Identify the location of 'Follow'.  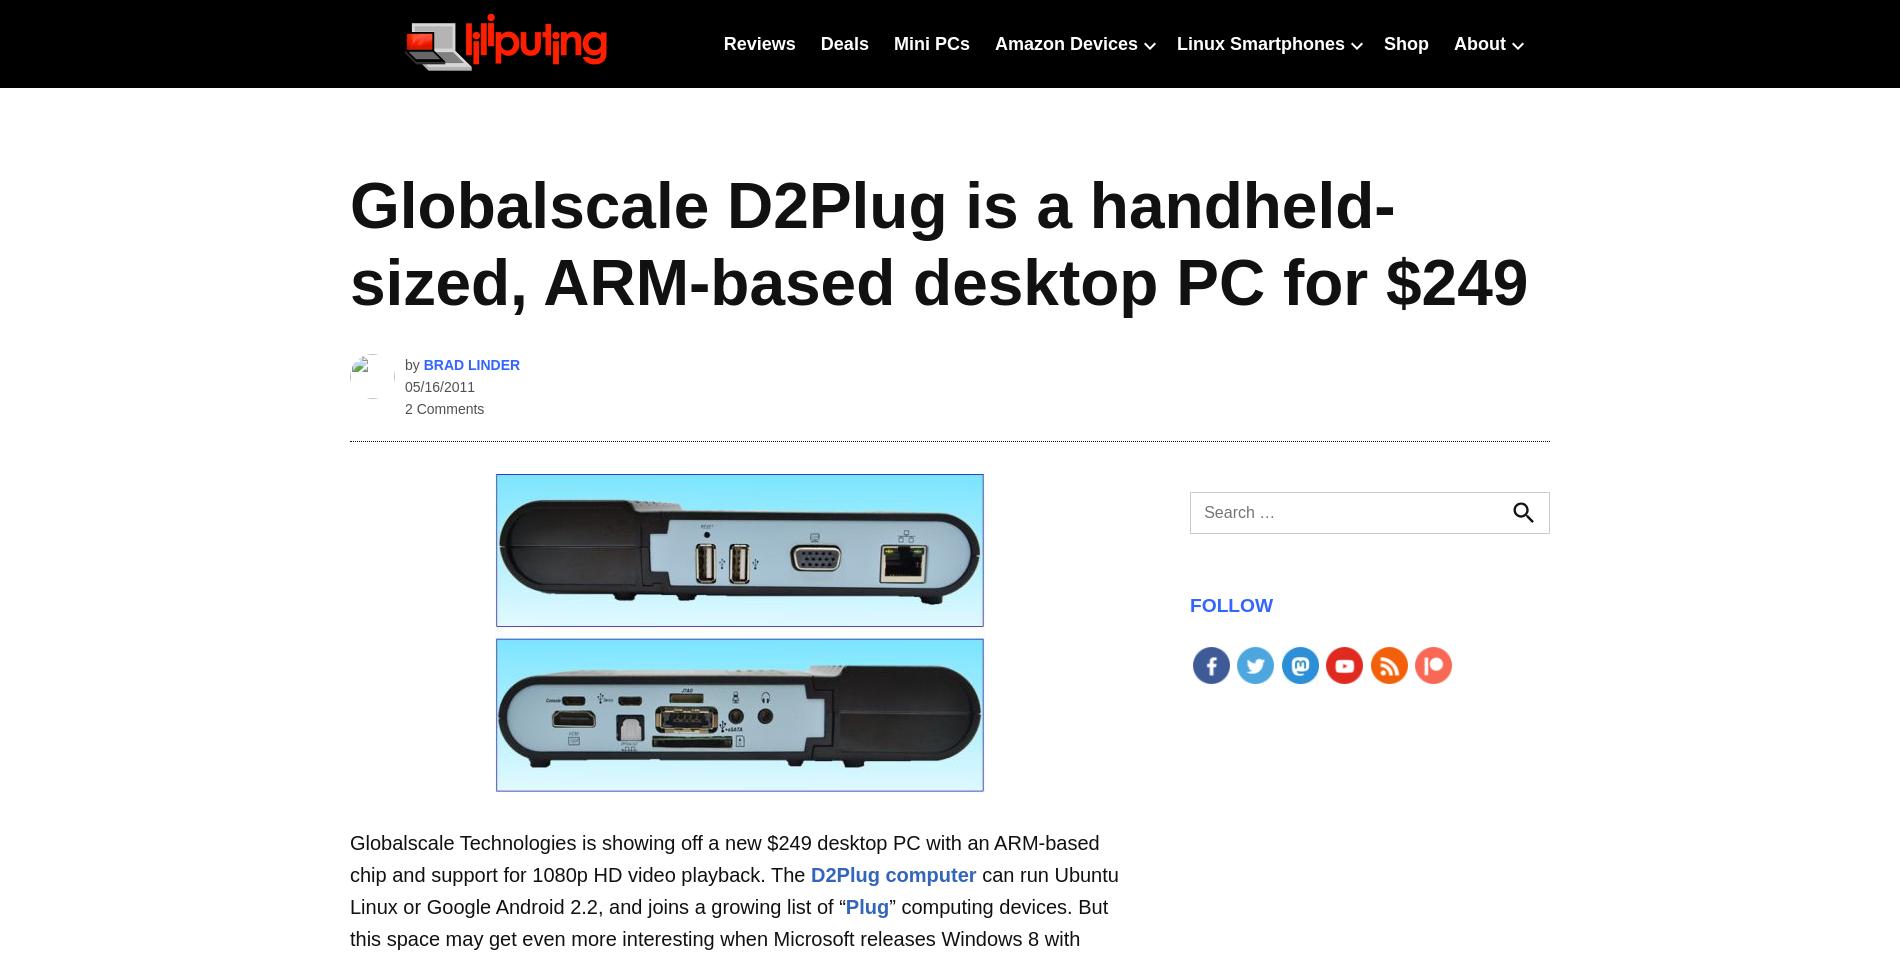
(1230, 603).